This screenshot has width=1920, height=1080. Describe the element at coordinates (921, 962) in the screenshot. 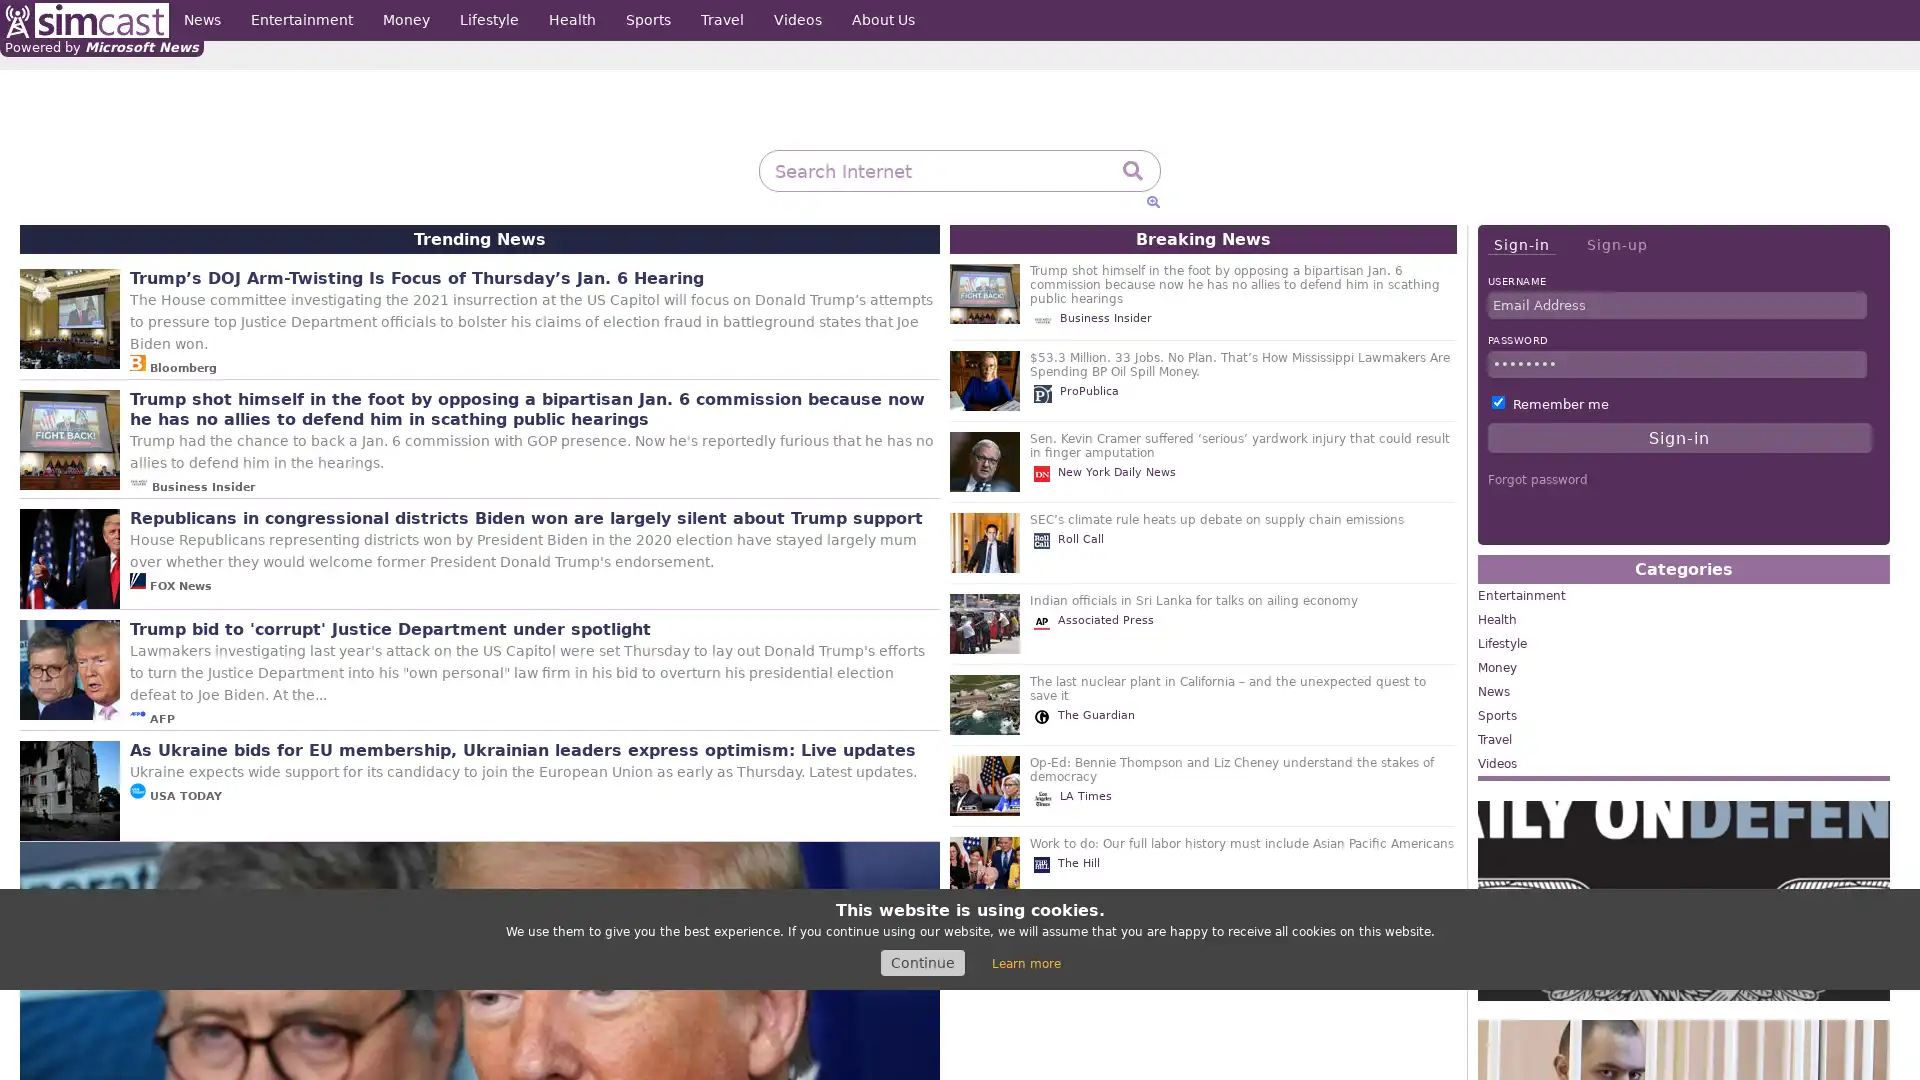

I see `Continue` at that location.